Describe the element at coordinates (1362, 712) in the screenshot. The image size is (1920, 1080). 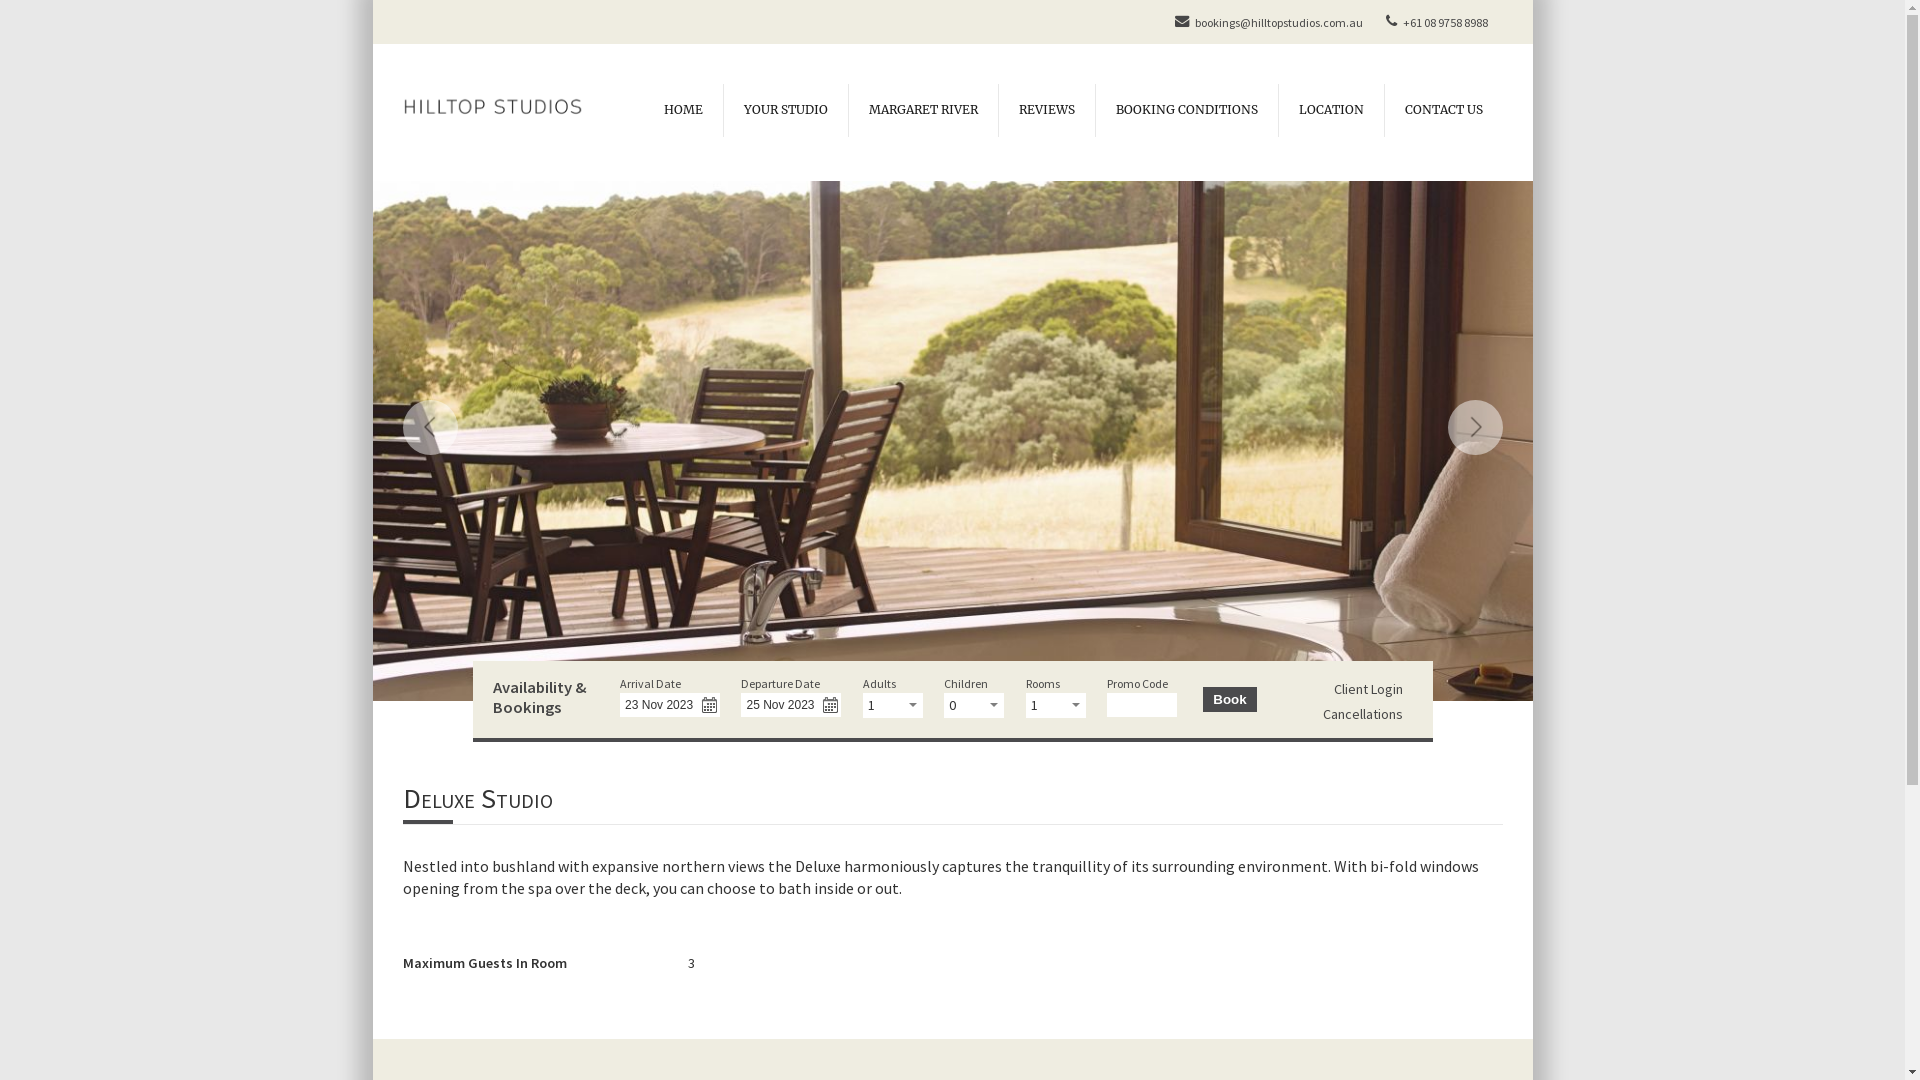
I see `'Cancellations'` at that location.